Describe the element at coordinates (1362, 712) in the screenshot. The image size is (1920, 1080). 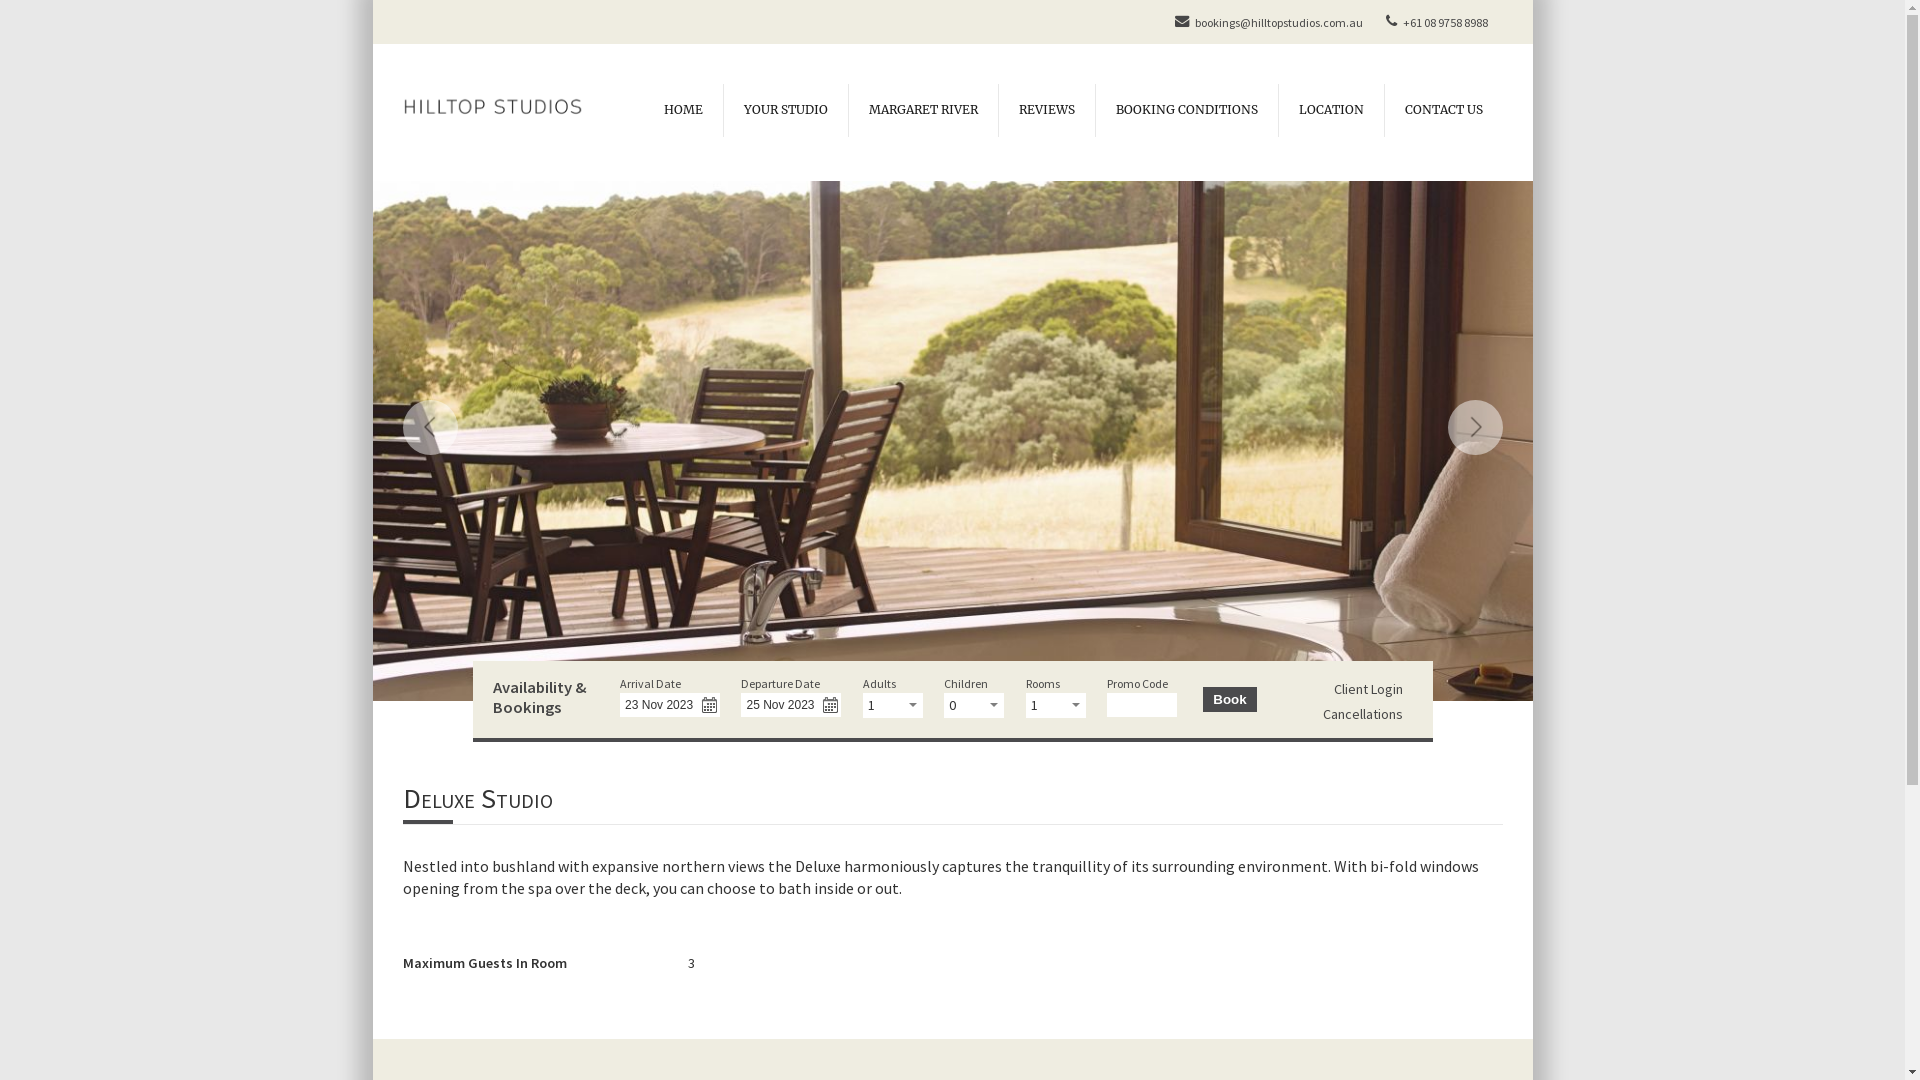
I see `'Cancellations'` at that location.